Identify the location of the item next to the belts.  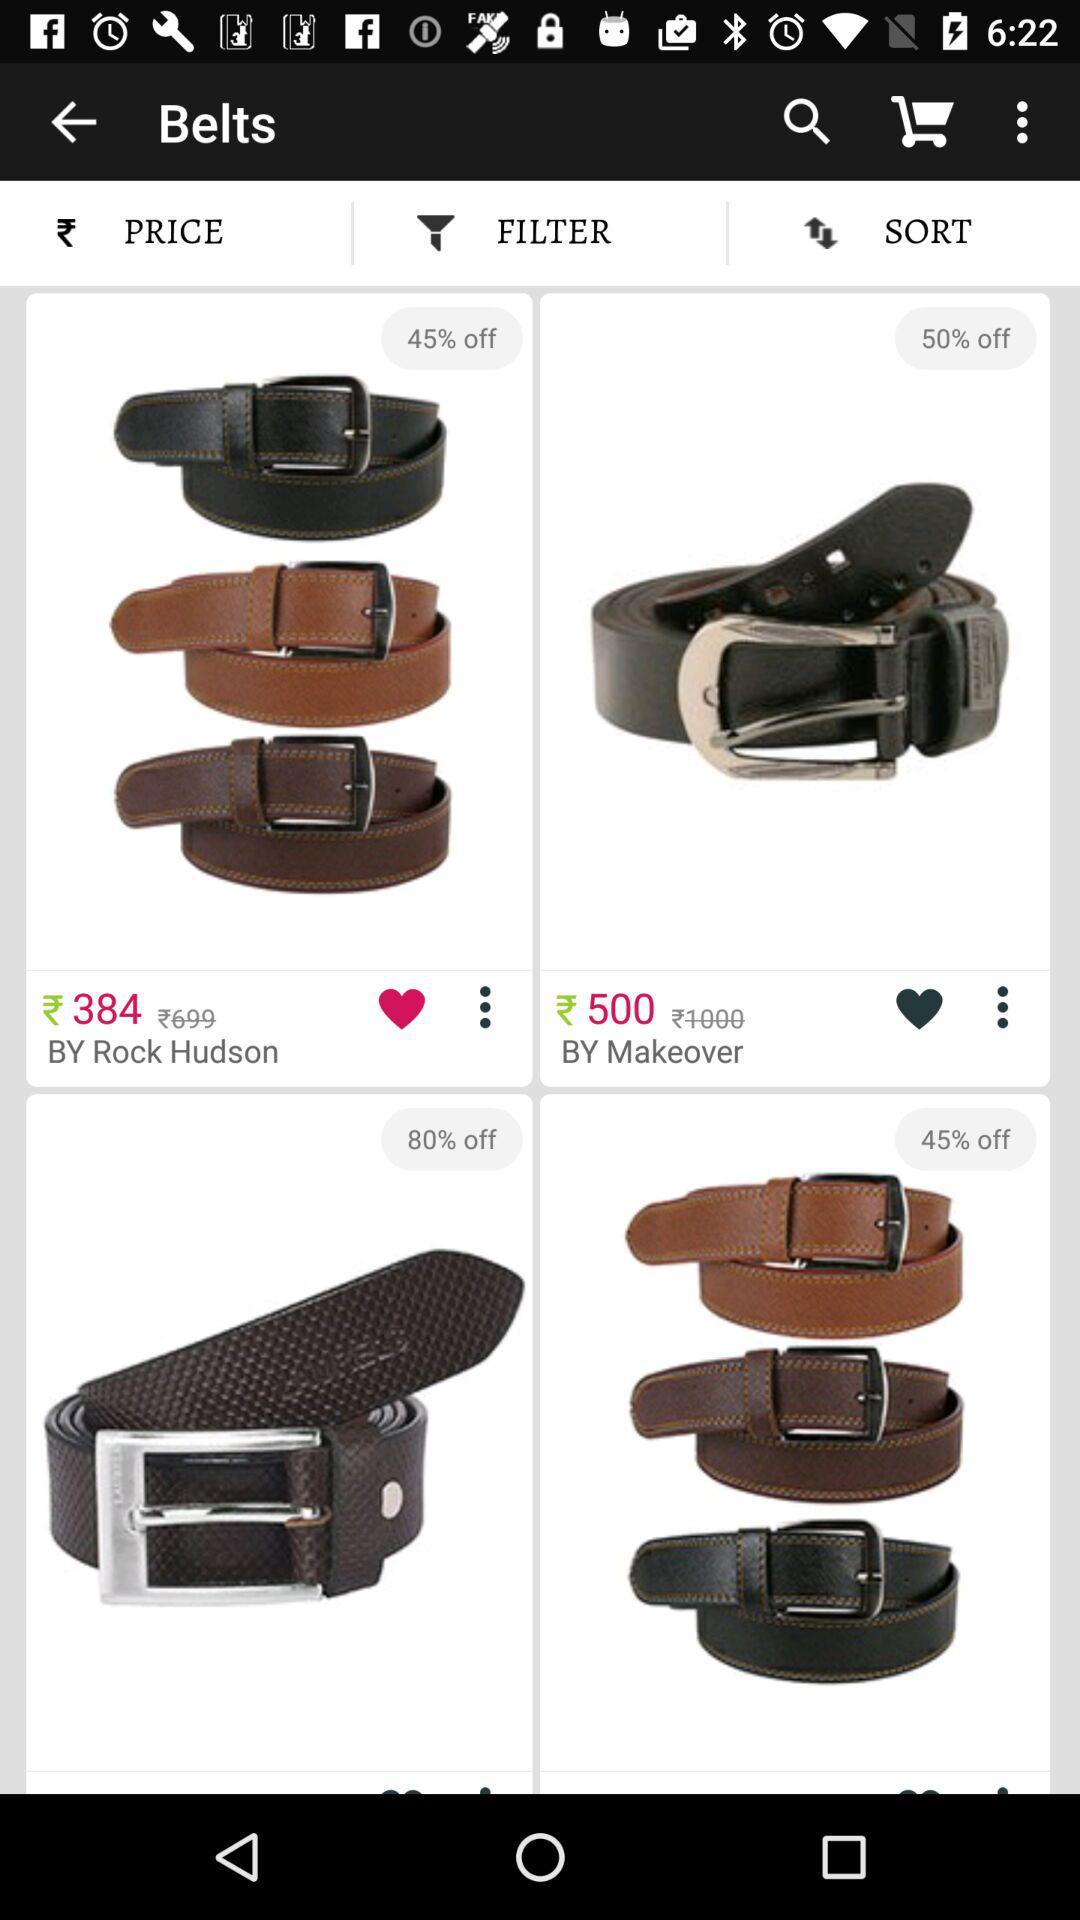
(72, 120).